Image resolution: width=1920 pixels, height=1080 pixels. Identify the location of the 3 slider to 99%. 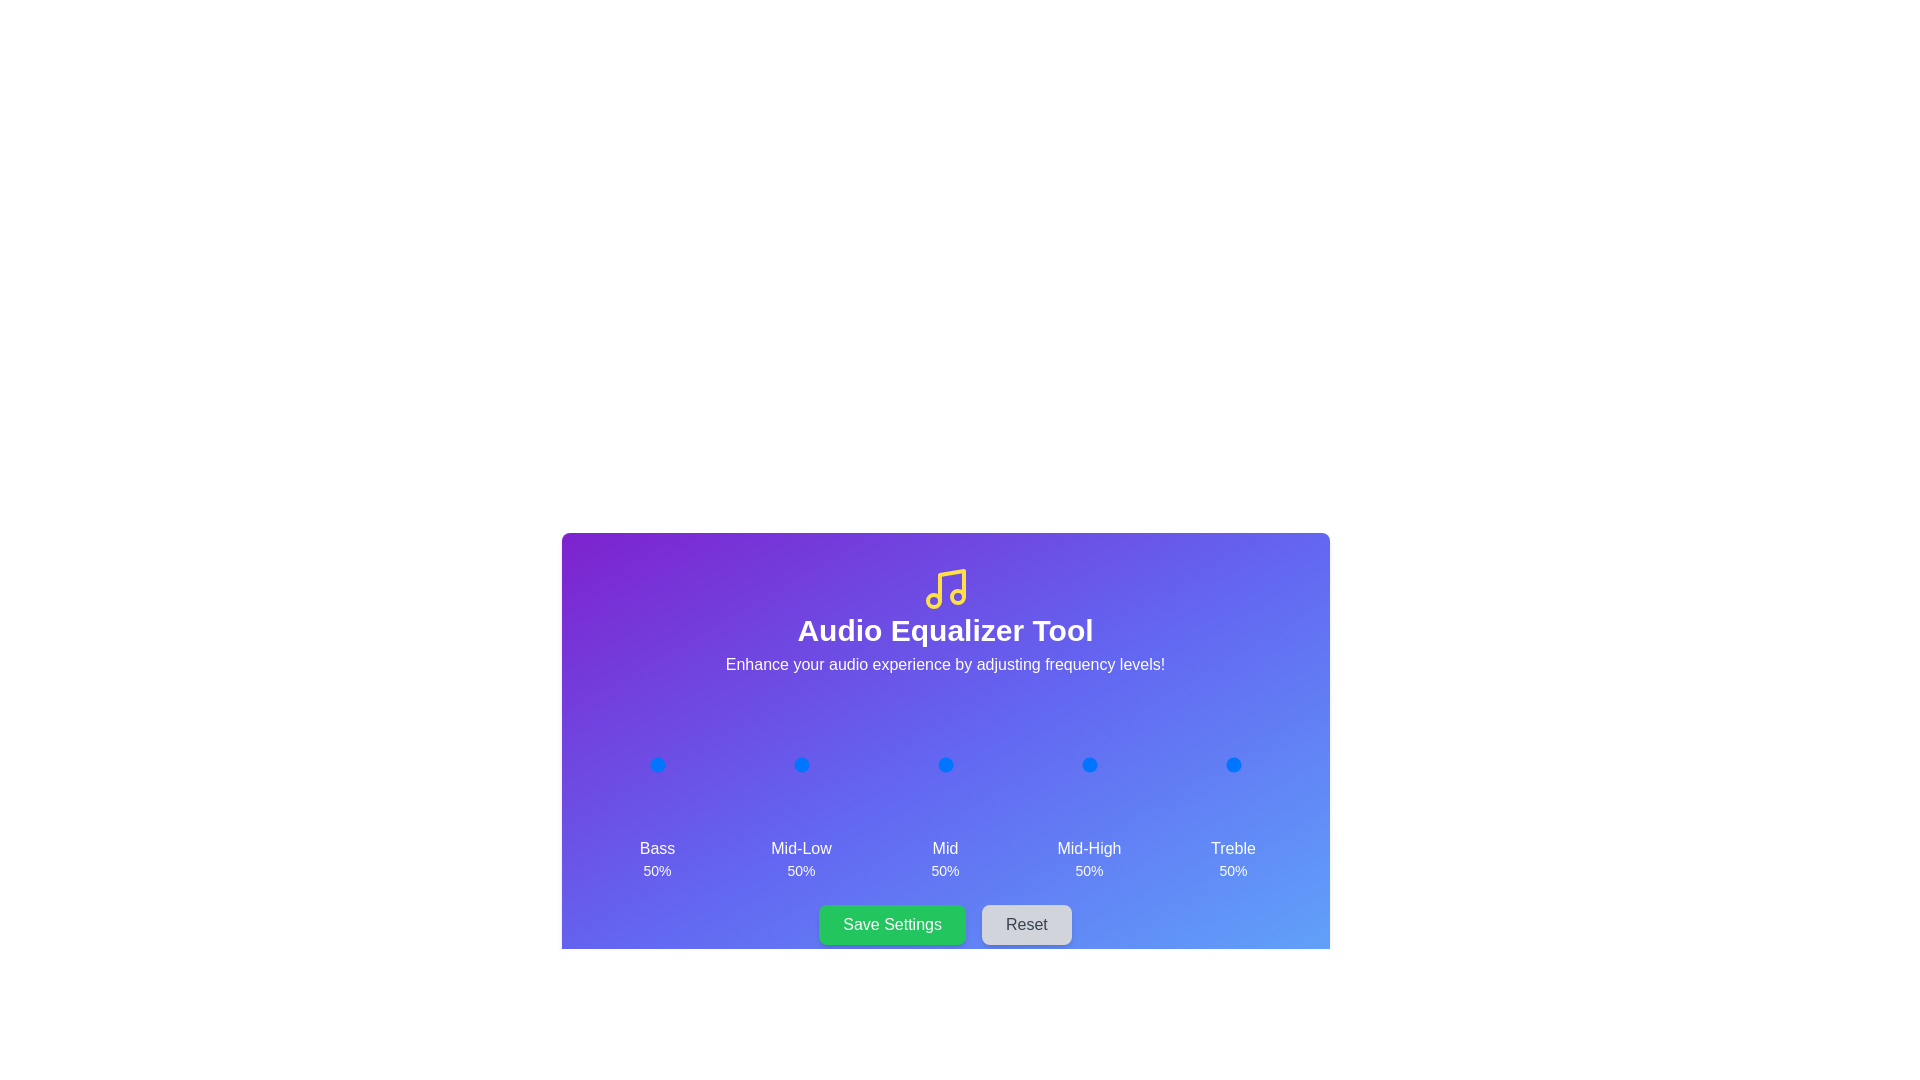
(1120, 764).